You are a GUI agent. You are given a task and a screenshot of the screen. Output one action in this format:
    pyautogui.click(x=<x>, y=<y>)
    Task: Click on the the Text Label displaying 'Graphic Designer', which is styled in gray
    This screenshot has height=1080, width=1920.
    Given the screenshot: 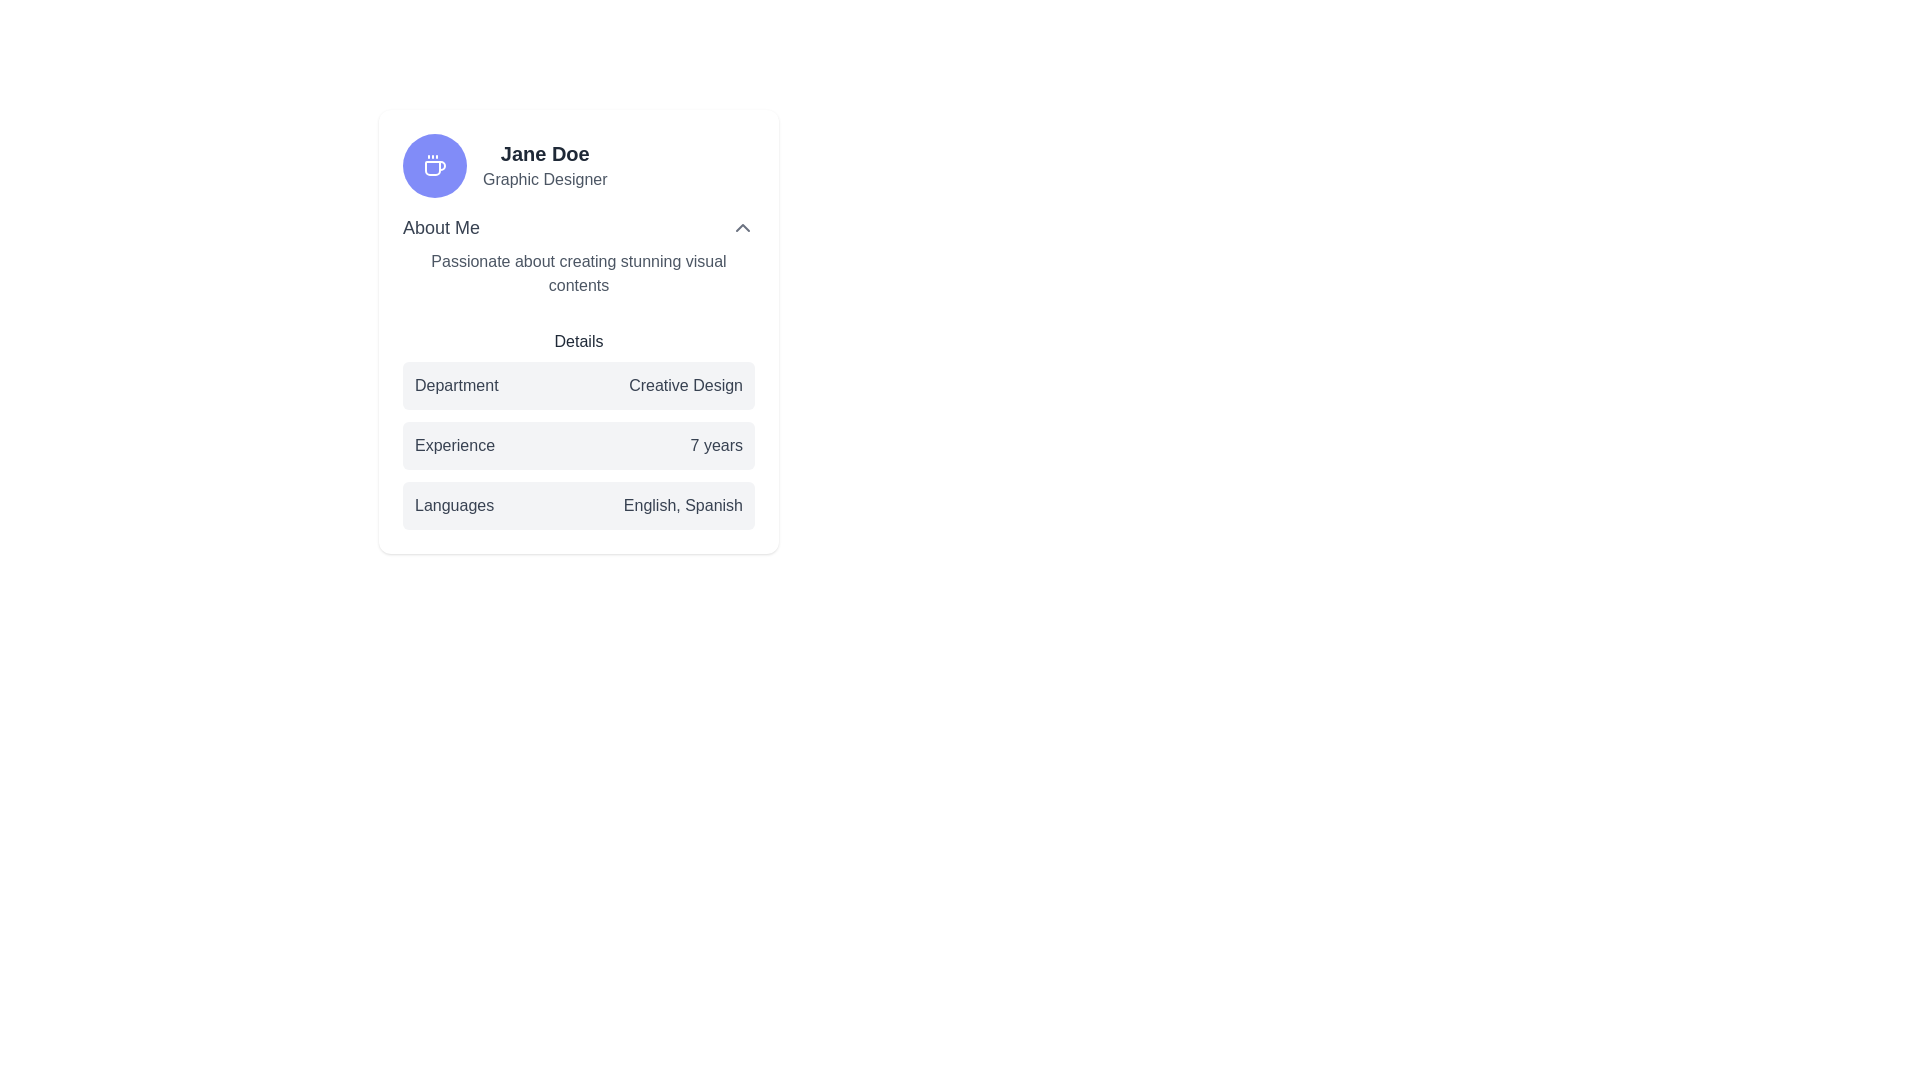 What is the action you would take?
    pyautogui.click(x=545, y=180)
    